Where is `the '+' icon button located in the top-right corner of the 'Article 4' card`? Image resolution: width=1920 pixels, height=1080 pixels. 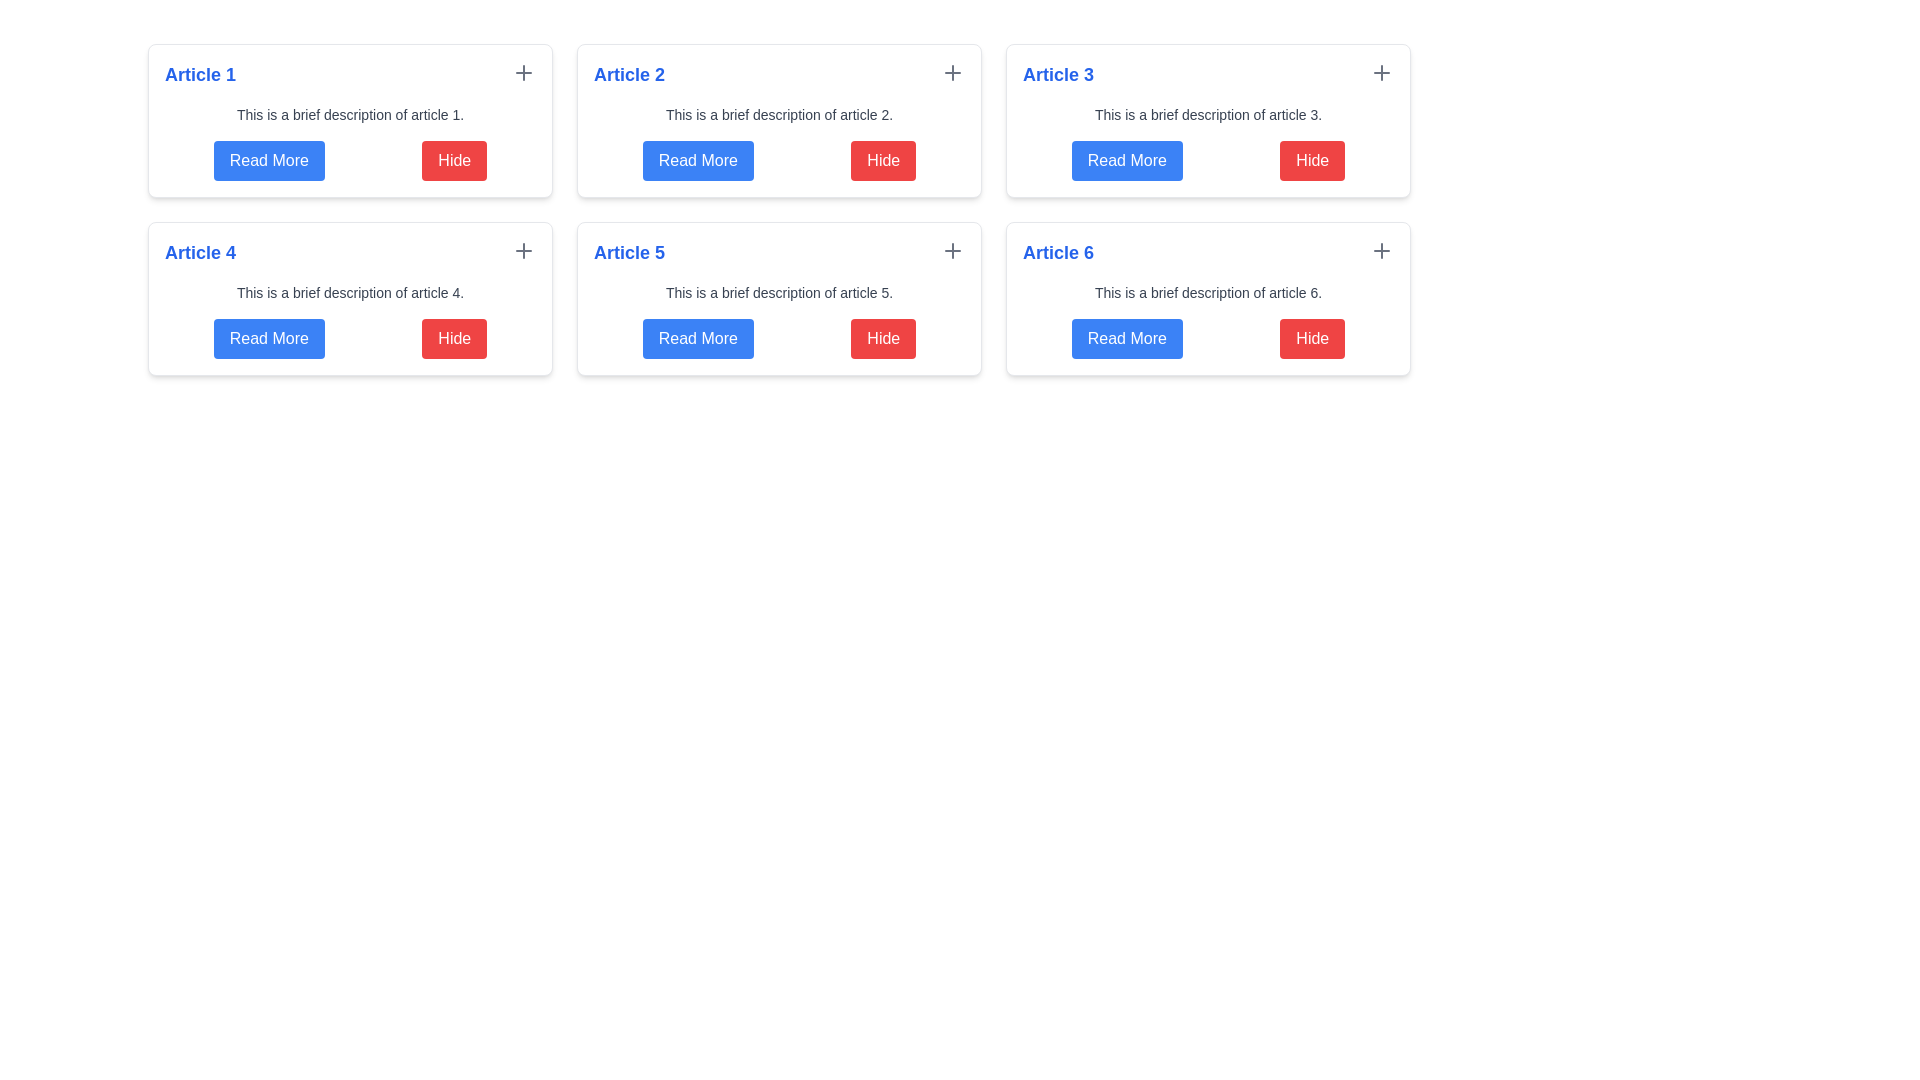 the '+' icon button located in the top-right corner of the 'Article 4' card is located at coordinates (523, 249).